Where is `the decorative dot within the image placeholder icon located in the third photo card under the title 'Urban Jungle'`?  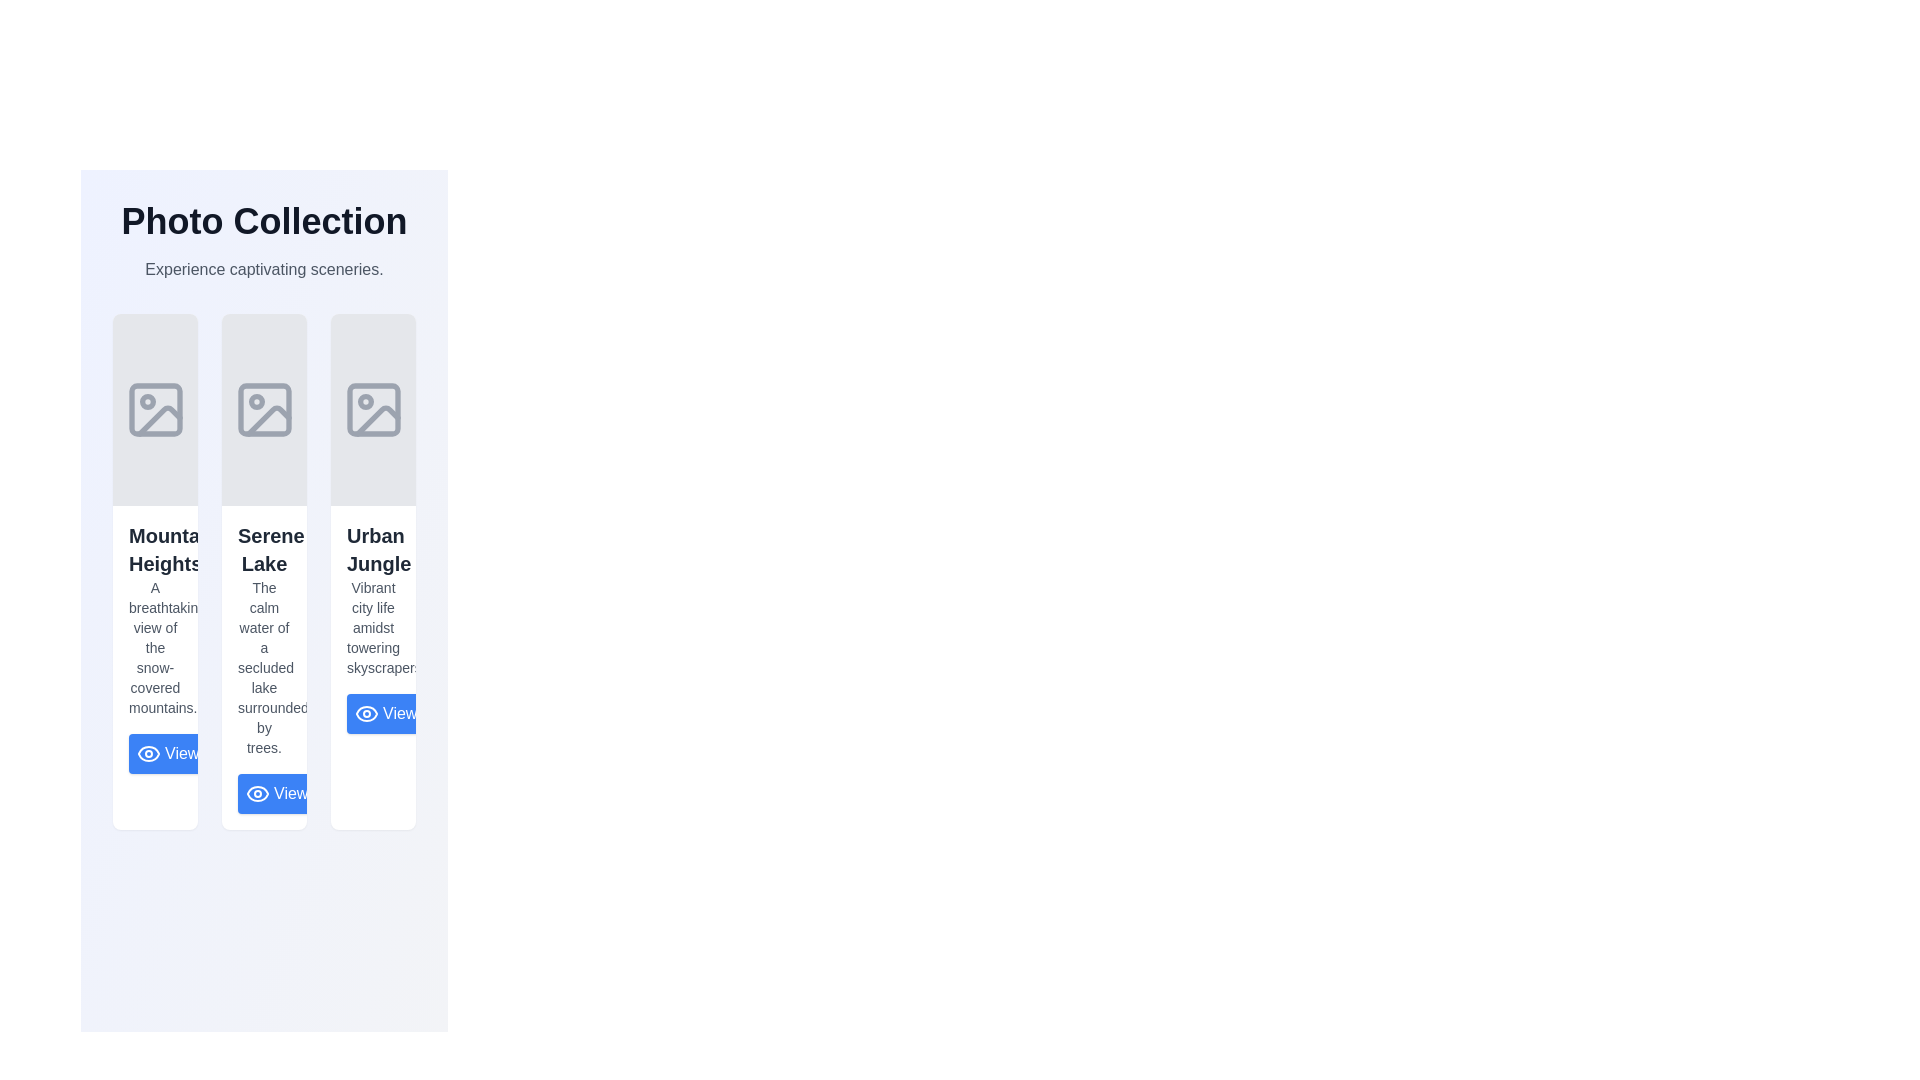 the decorative dot within the image placeholder icon located in the third photo card under the title 'Urban Jungle' is located at coordinates (365, 401).